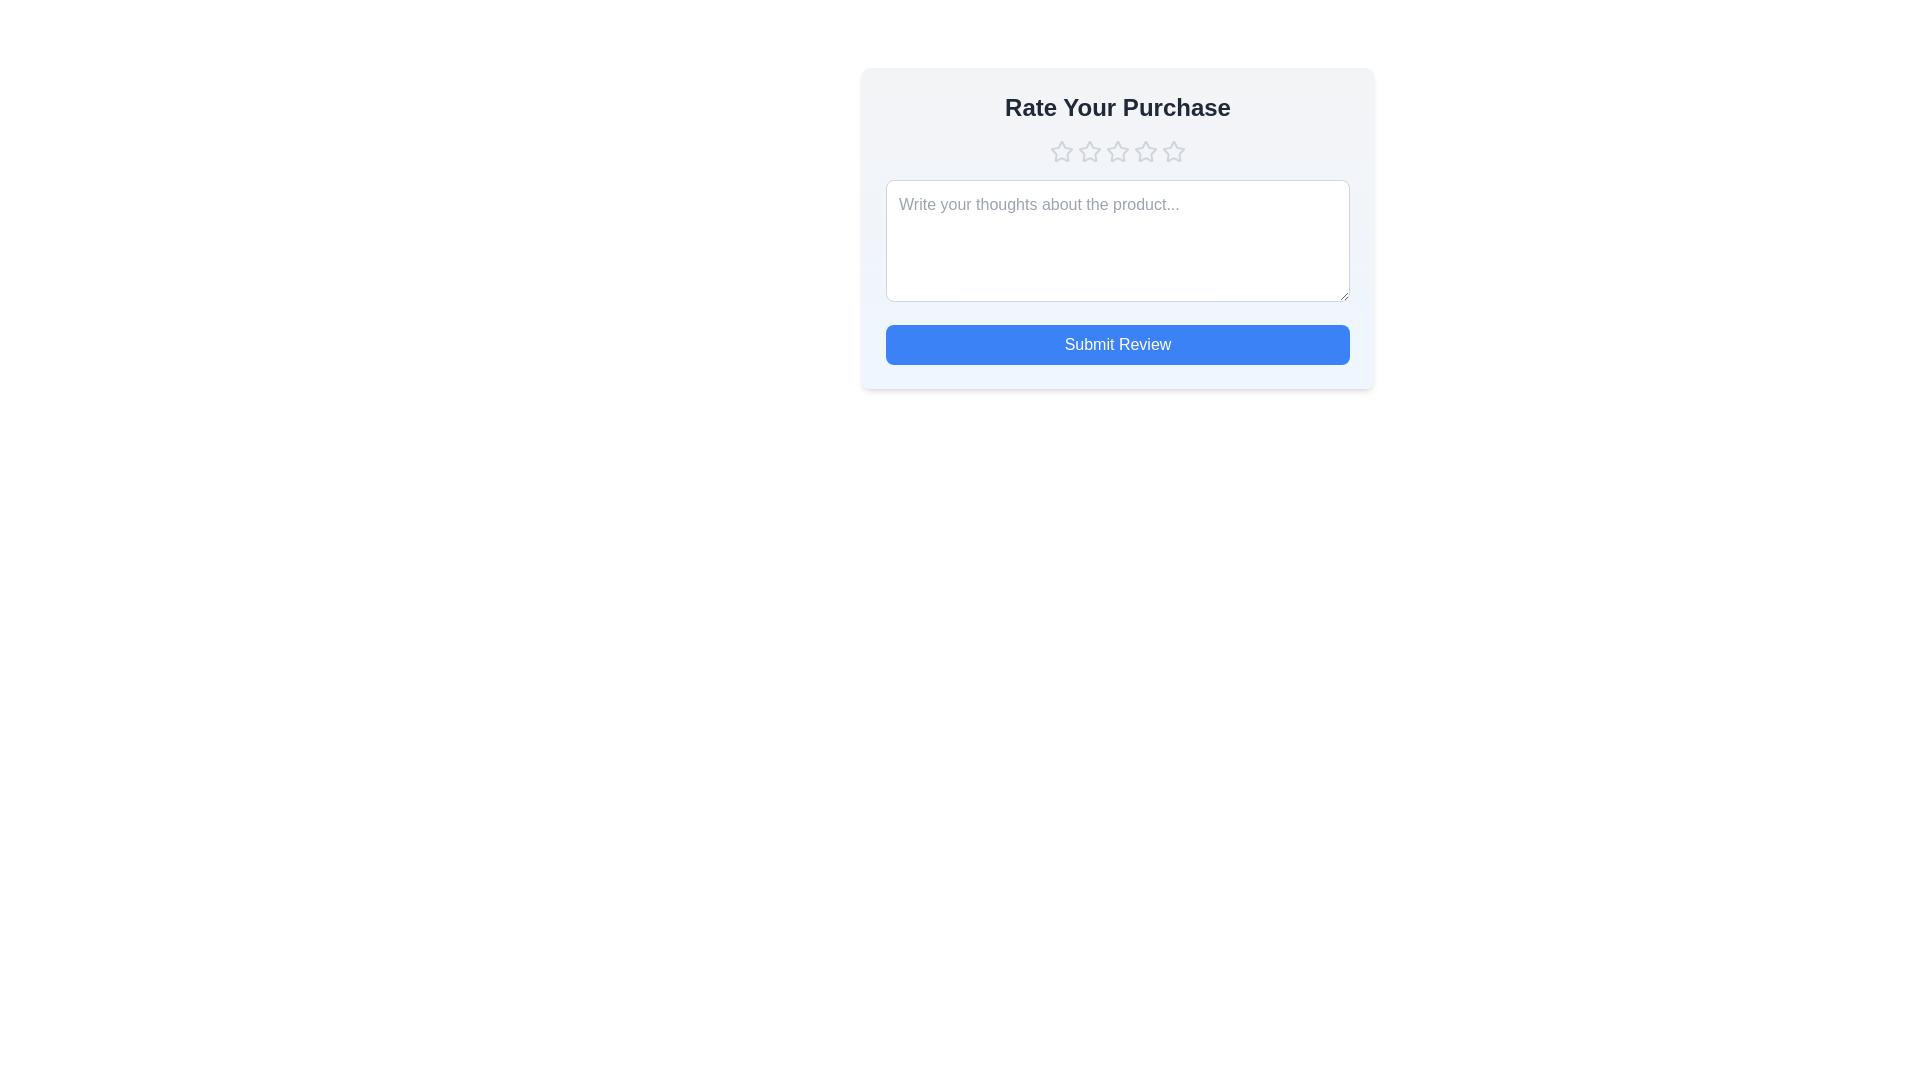 This screenshot has height=1080, width=1920. Describe the element at coordinates (1060, 150) in the screenshot. I see `the star corresponding to the rating 1` at that location.